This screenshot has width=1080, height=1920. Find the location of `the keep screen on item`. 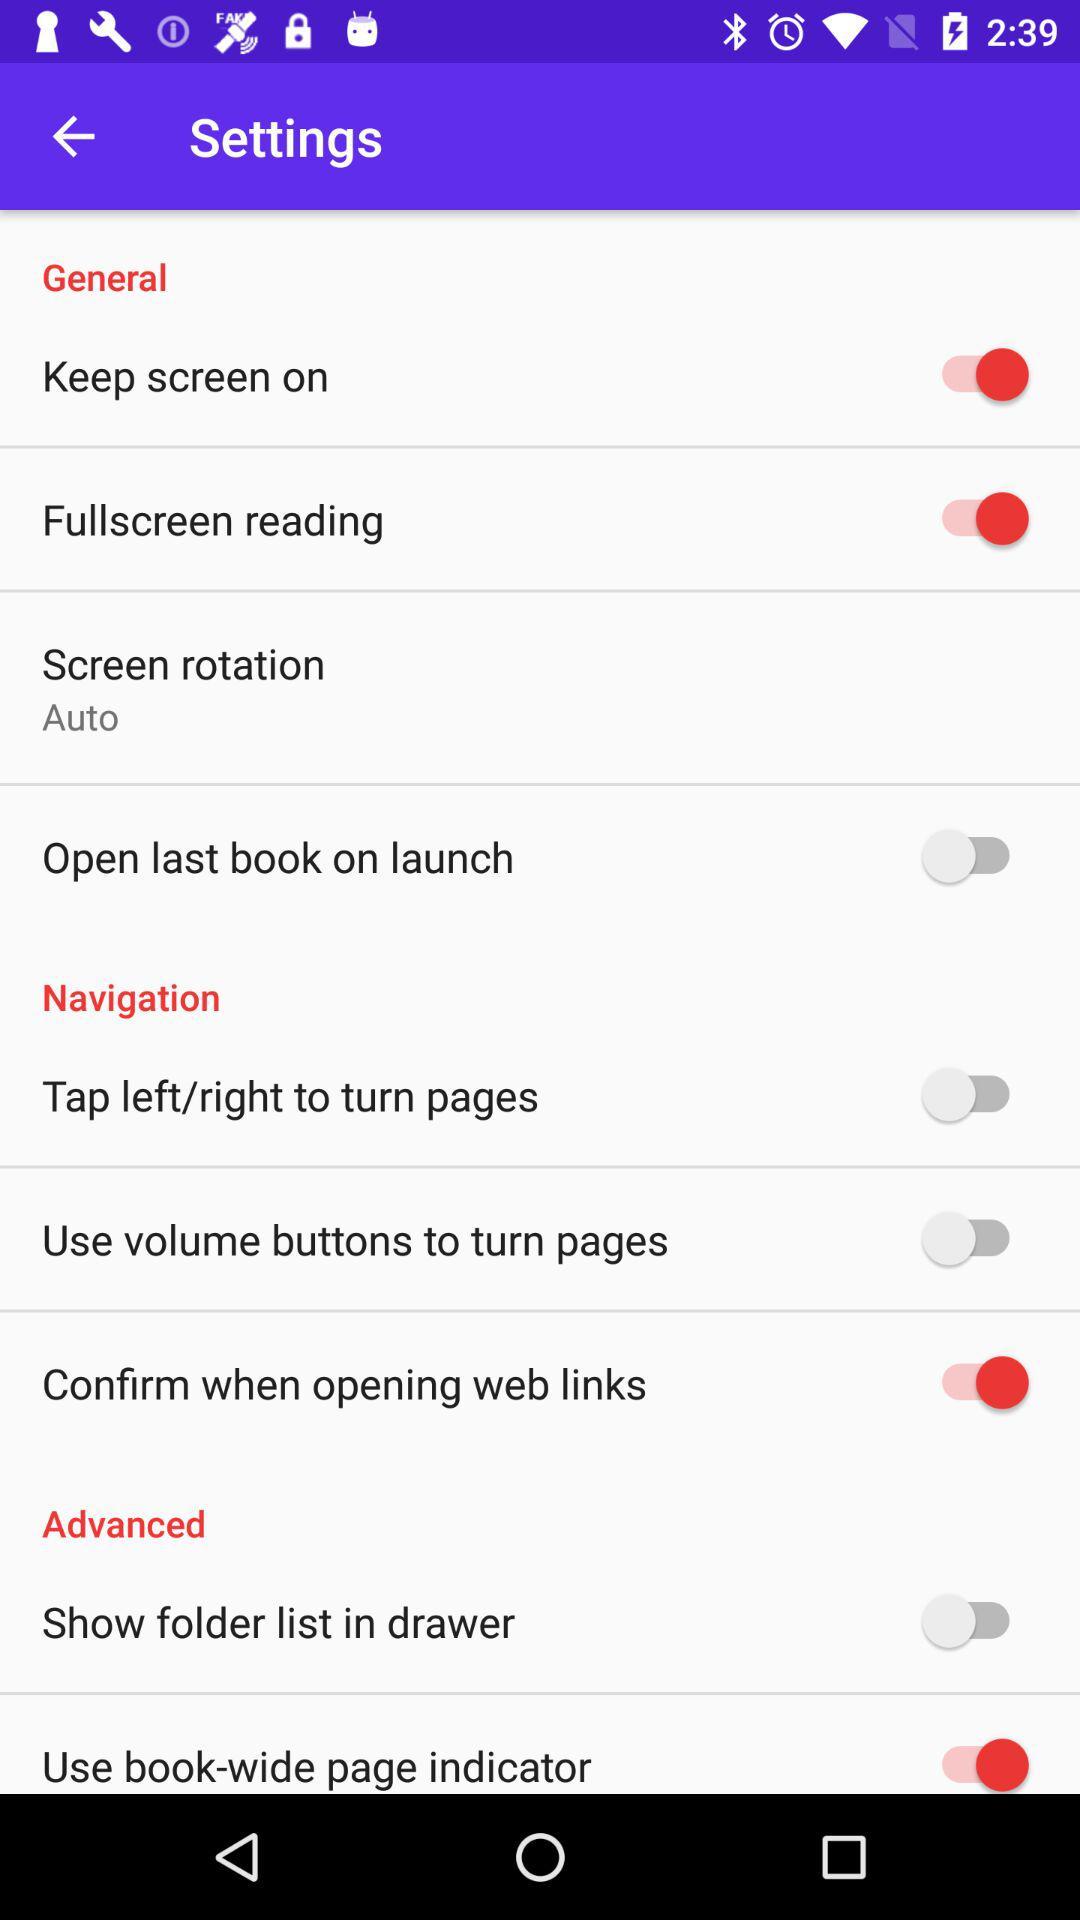

the keep screen on item is located at coordinates (185, 374).